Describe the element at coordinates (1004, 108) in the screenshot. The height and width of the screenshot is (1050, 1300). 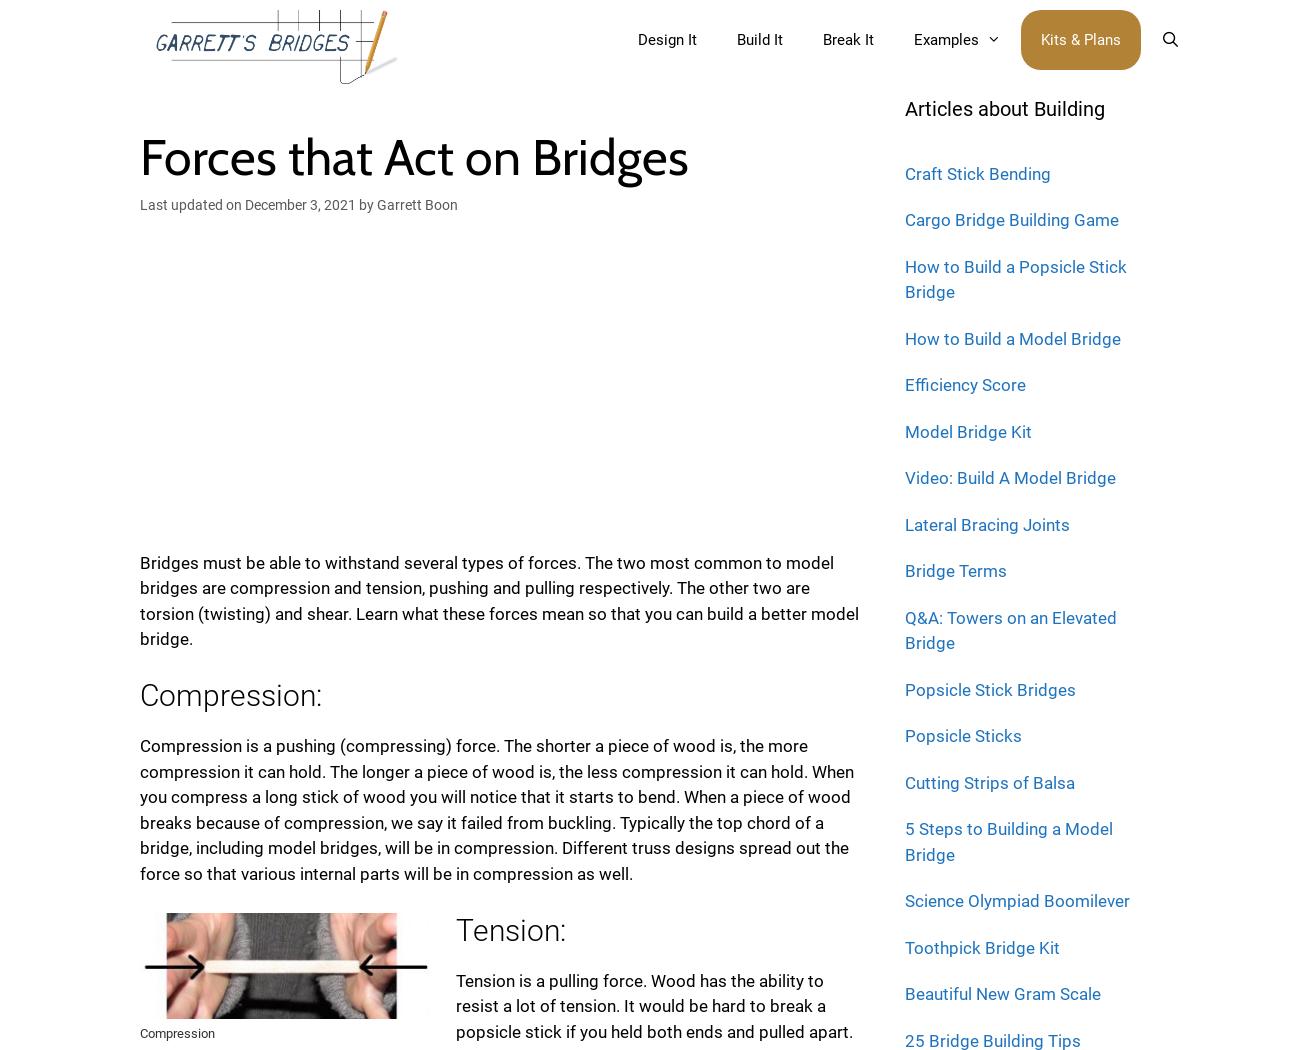
I see `'Articles about Building'` at that location.